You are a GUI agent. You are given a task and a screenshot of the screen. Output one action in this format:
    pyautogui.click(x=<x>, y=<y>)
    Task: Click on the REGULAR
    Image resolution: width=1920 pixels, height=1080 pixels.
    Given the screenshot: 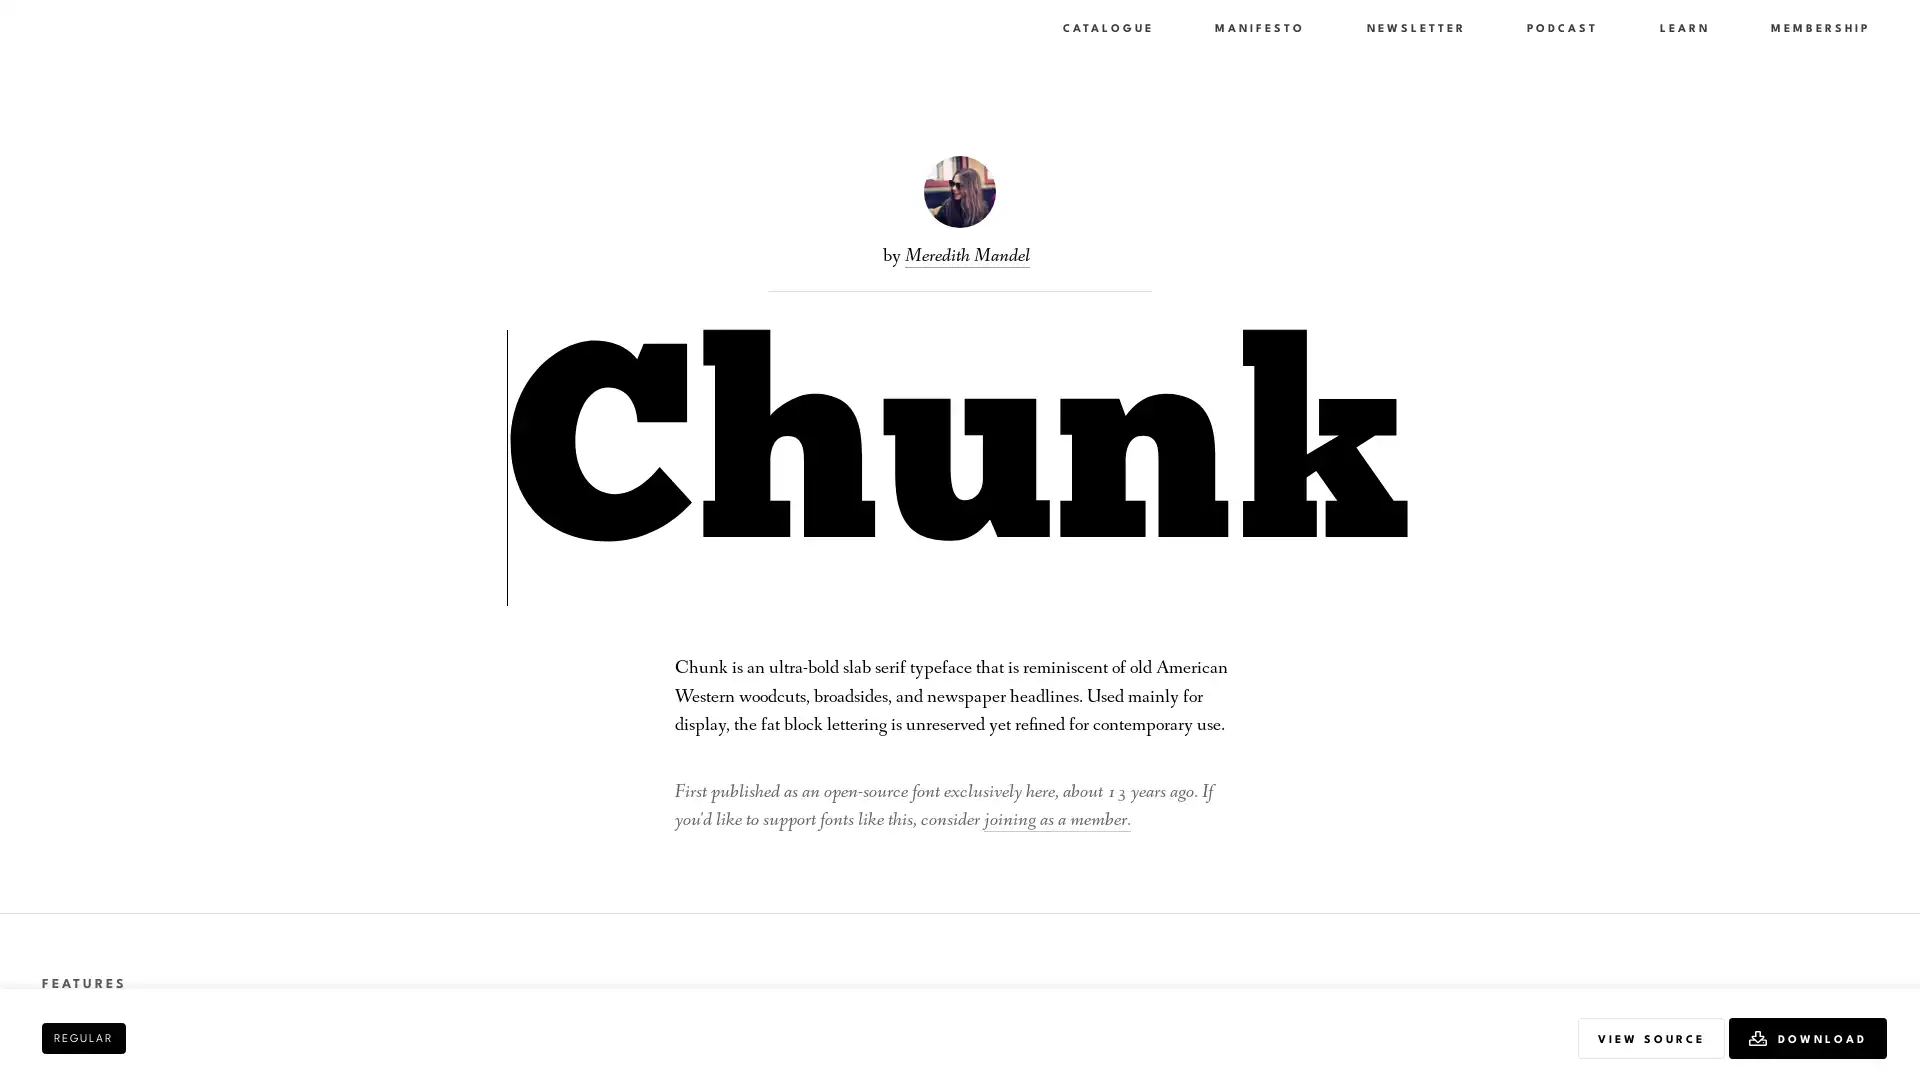 What is the action you would take?
    pyautogui.click(x=82, y=1036)
    